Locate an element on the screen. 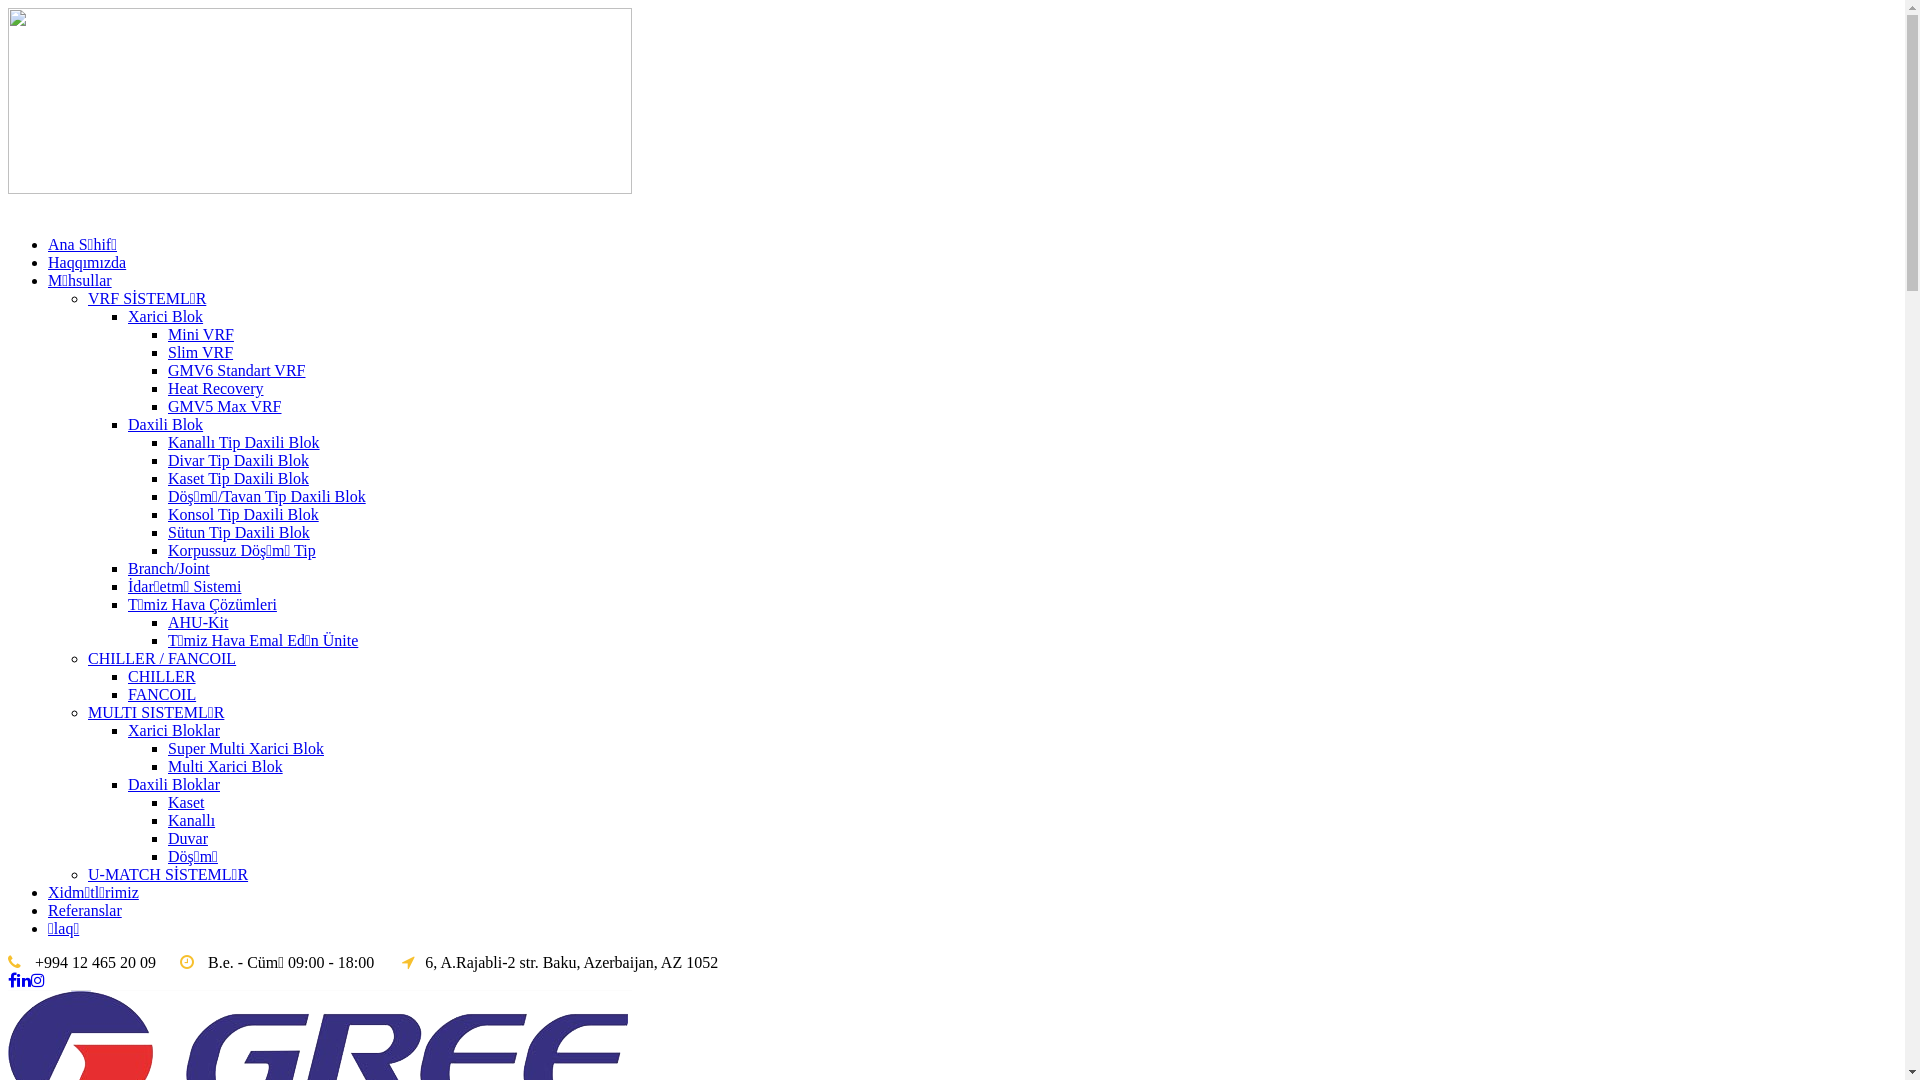 This screenshot has width=1920, height=1080. 'instagram' is located at coordinates (38, 979).